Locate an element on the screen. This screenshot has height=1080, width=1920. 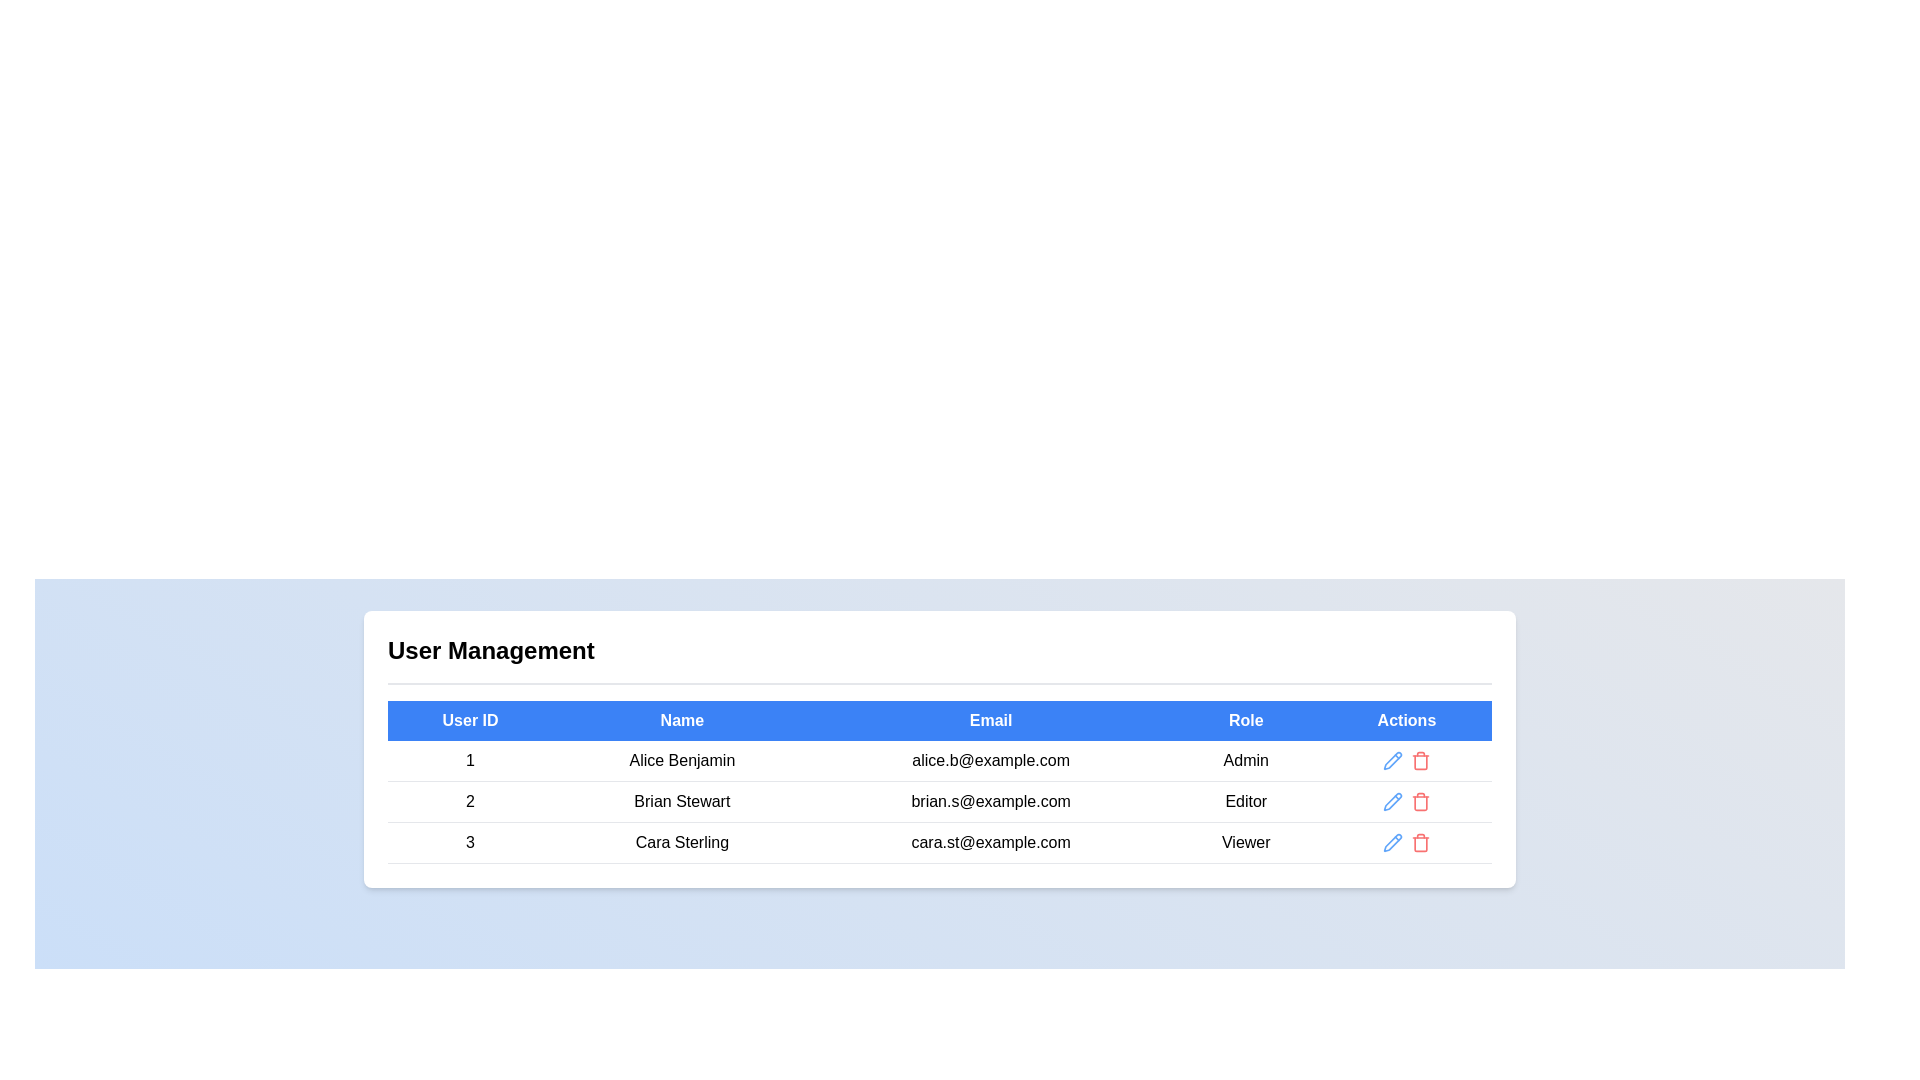
the pencil icon in the Actions column of the user table to initiate editing operations is located at coordinates (1391, 759).